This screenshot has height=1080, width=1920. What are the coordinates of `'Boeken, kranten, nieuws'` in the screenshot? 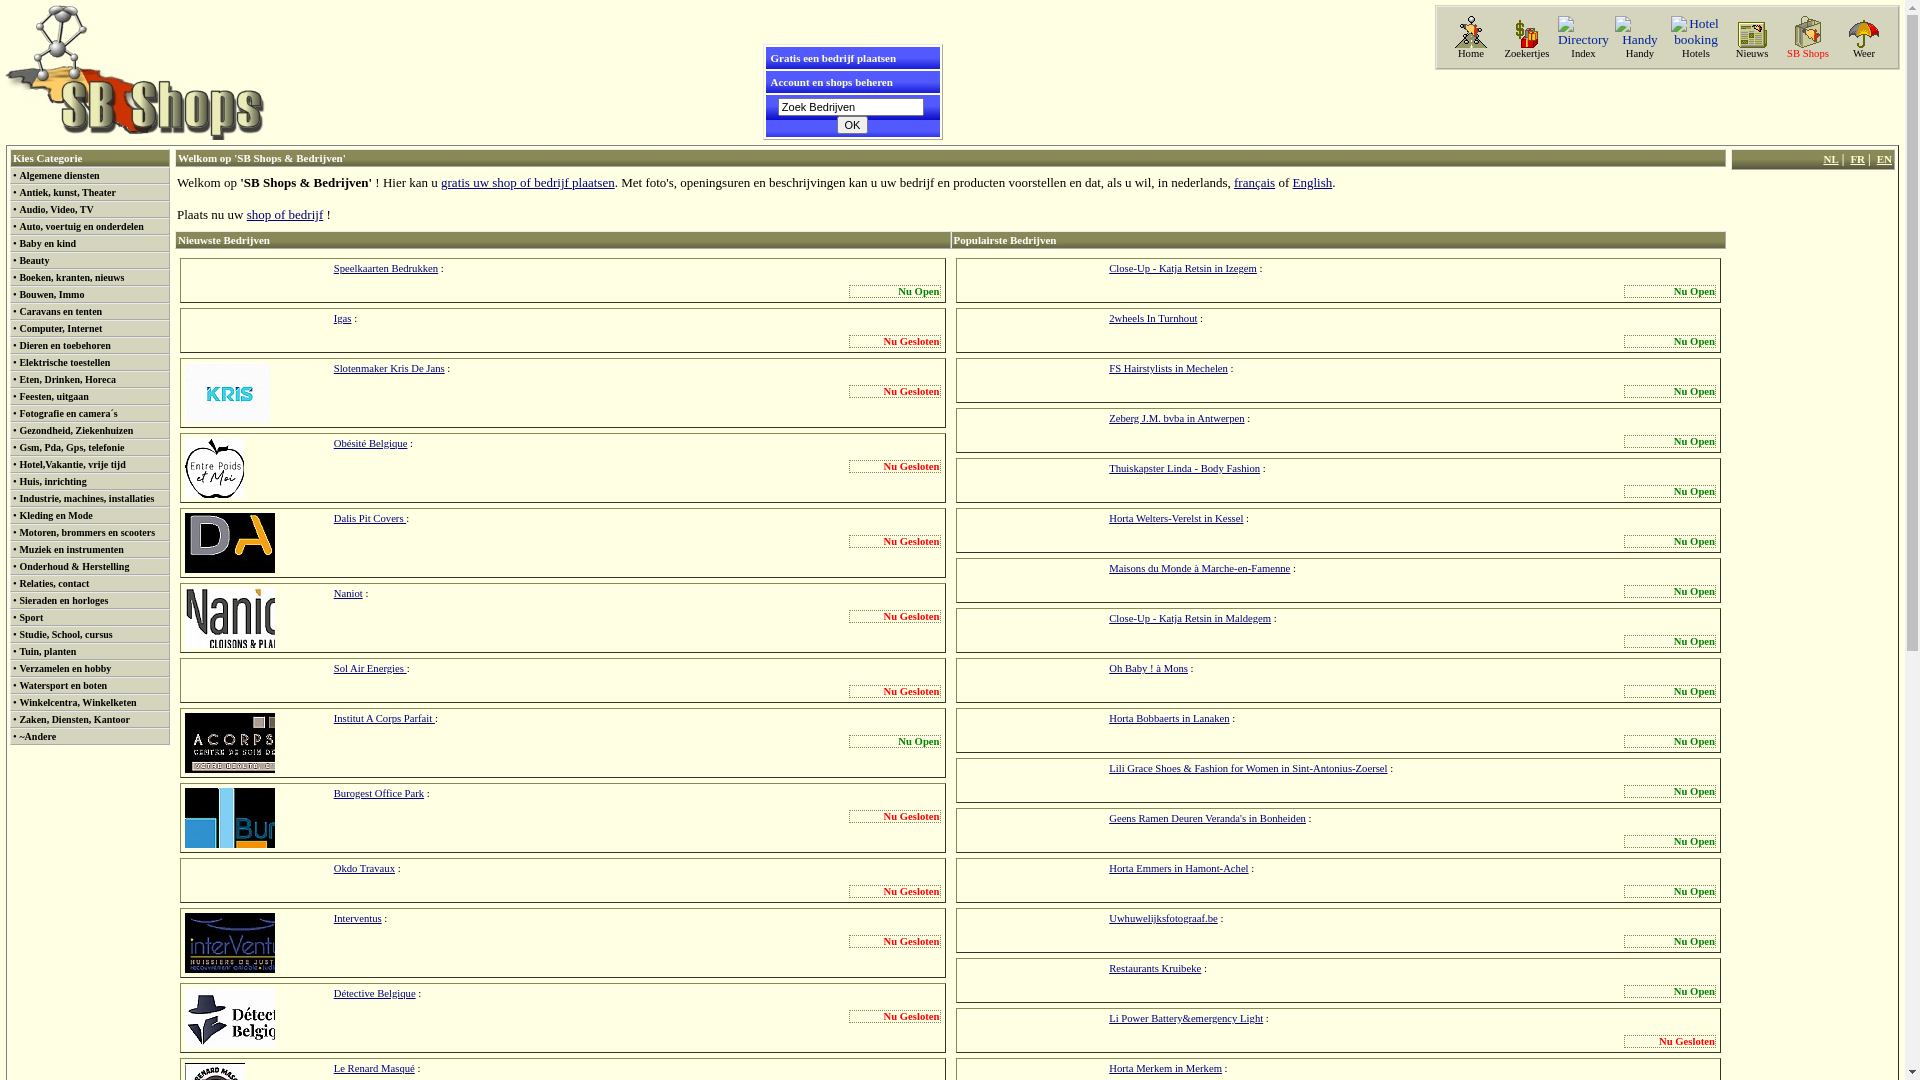 It's located at (71, 277).